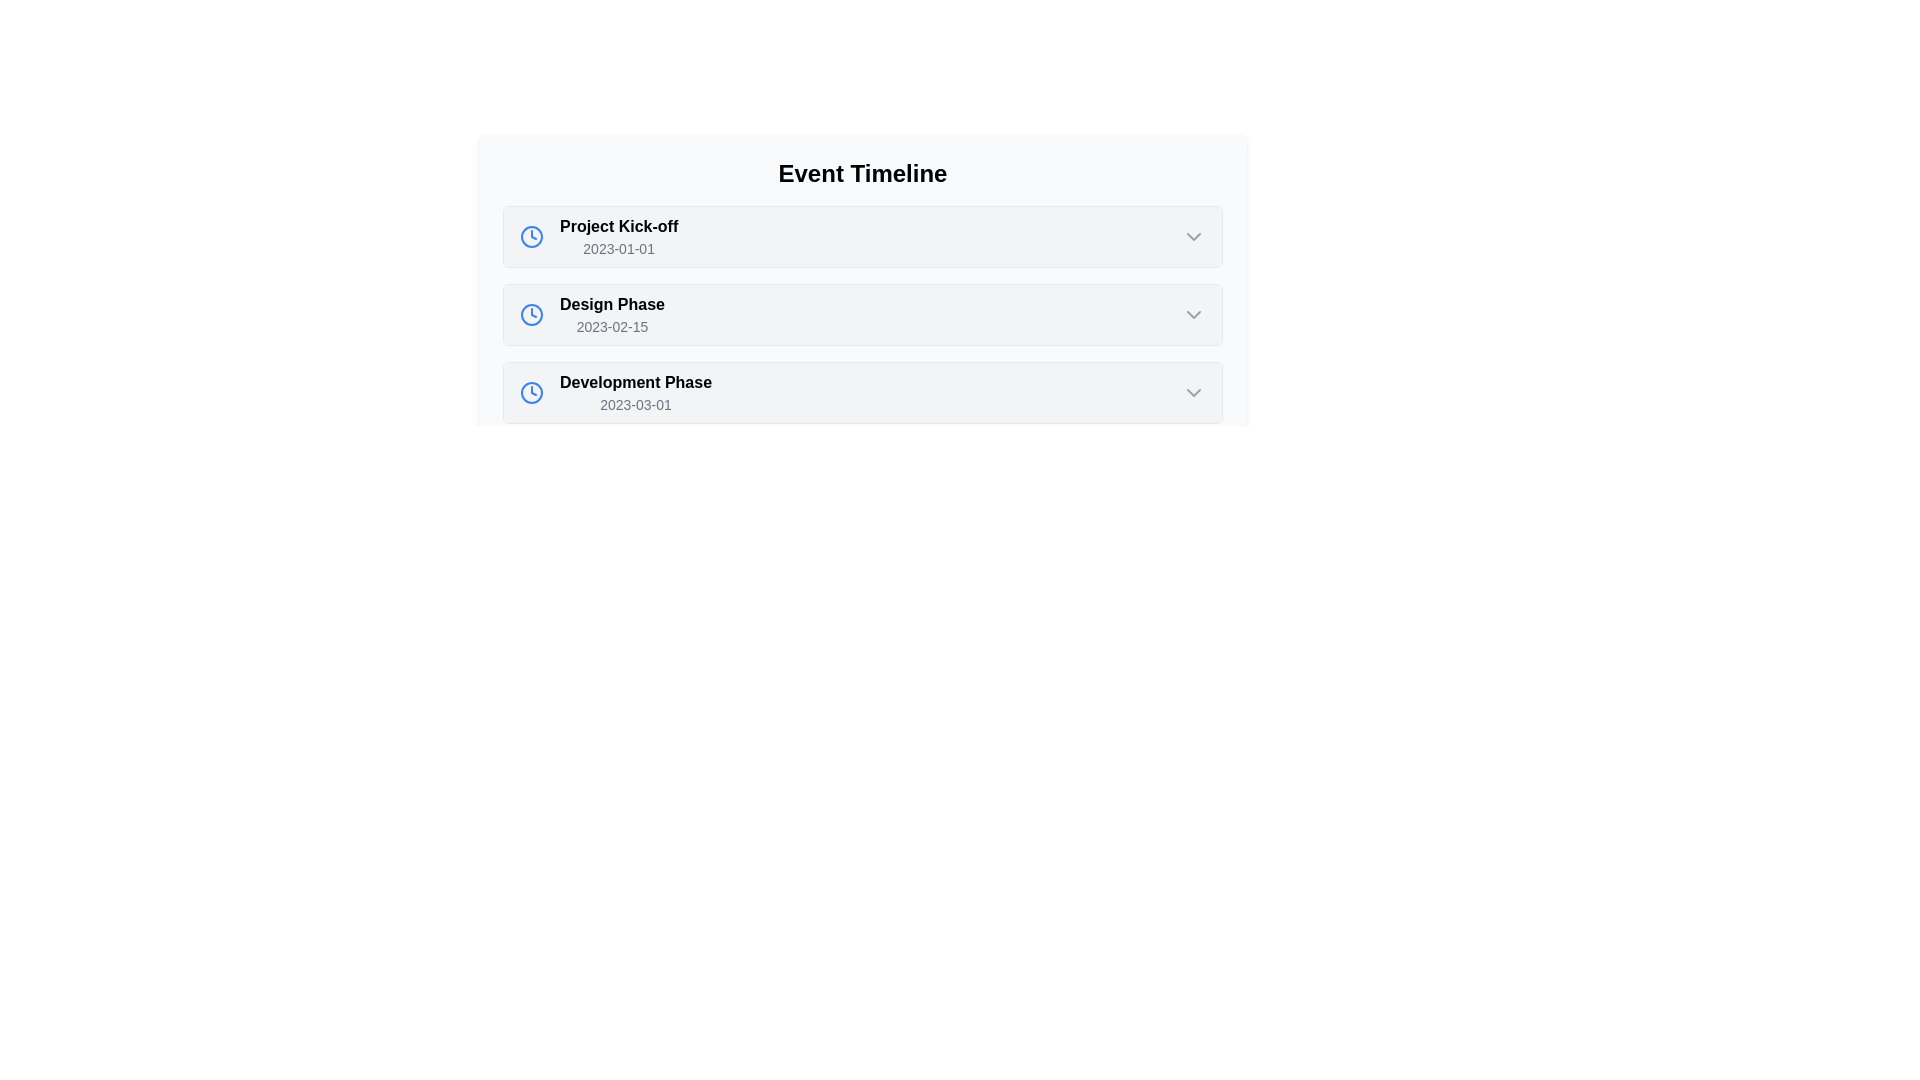  I want to click on date displayed in the small light gray text label showing '2023-01-01' located below 'Project Kick-off' in the event timeline, so click(618, 248).